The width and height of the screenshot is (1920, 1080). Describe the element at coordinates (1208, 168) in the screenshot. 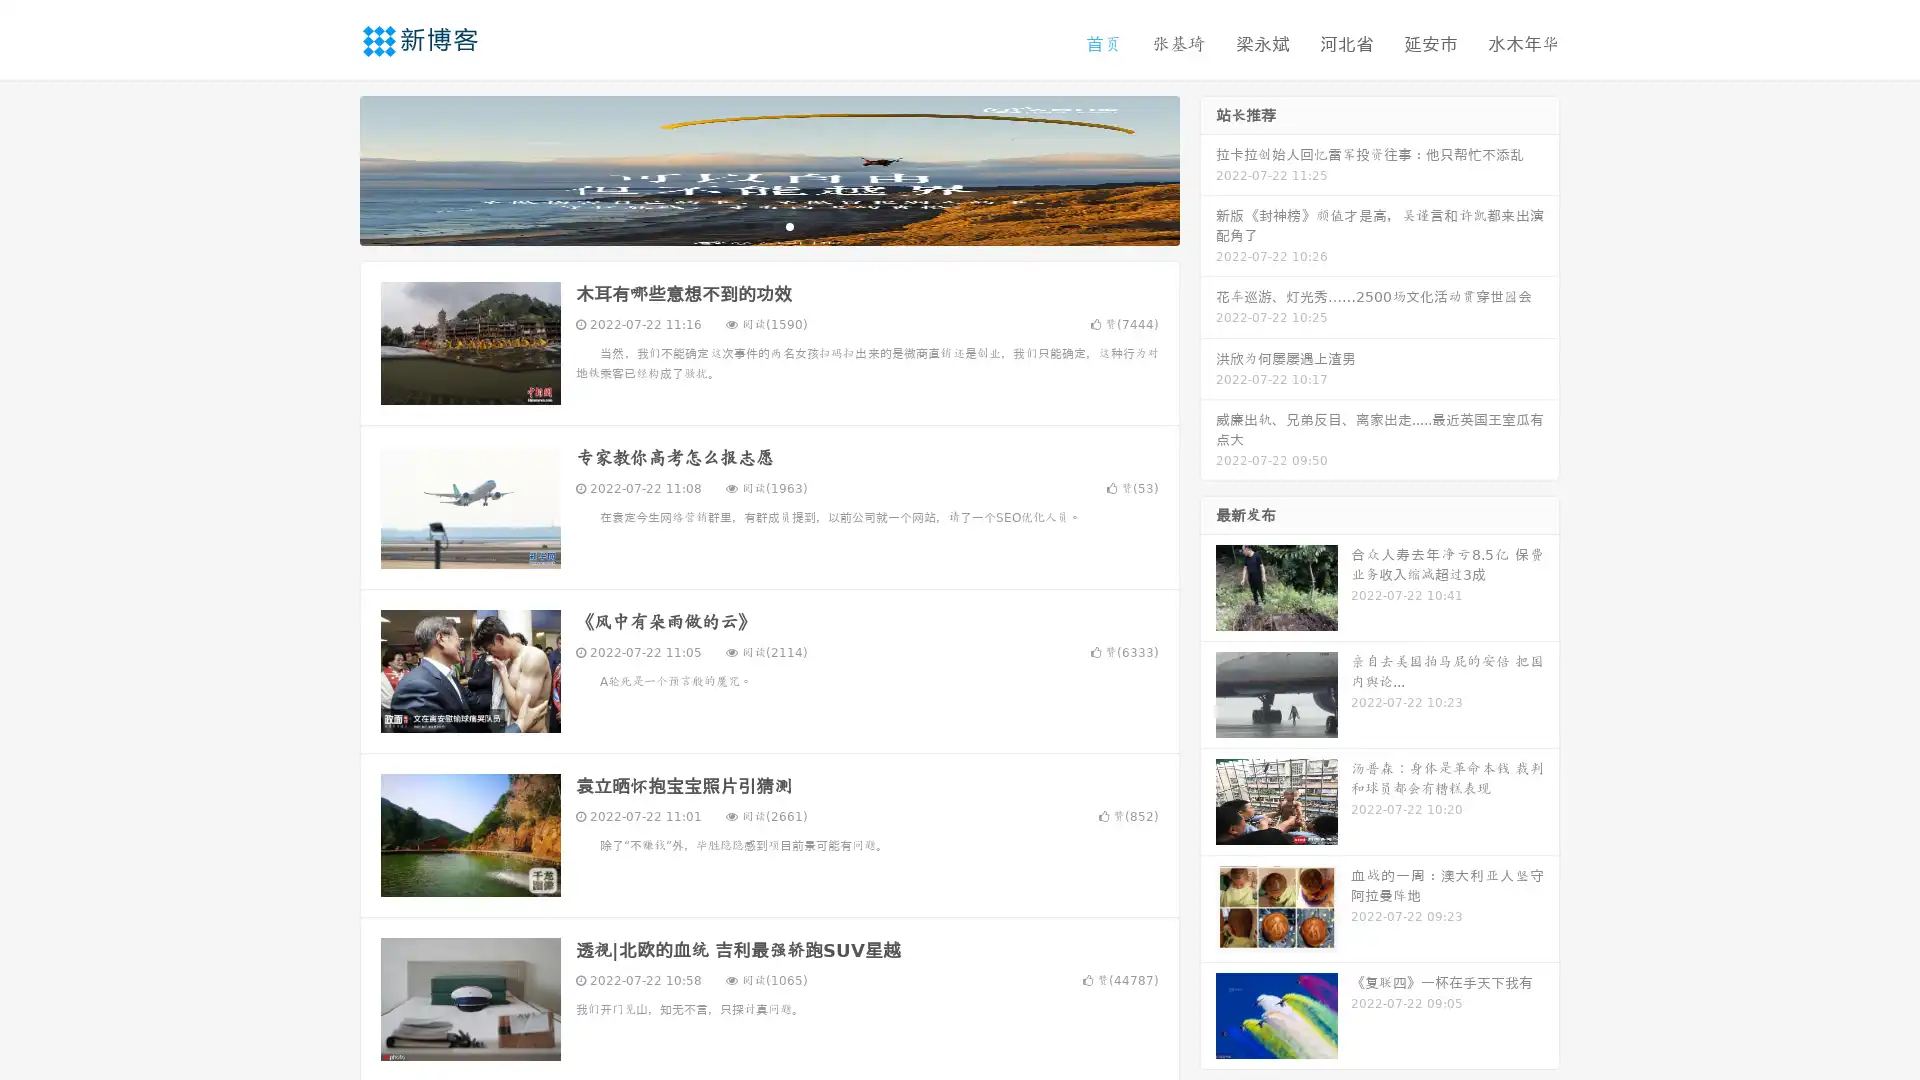

I see `Next slide` at that location.